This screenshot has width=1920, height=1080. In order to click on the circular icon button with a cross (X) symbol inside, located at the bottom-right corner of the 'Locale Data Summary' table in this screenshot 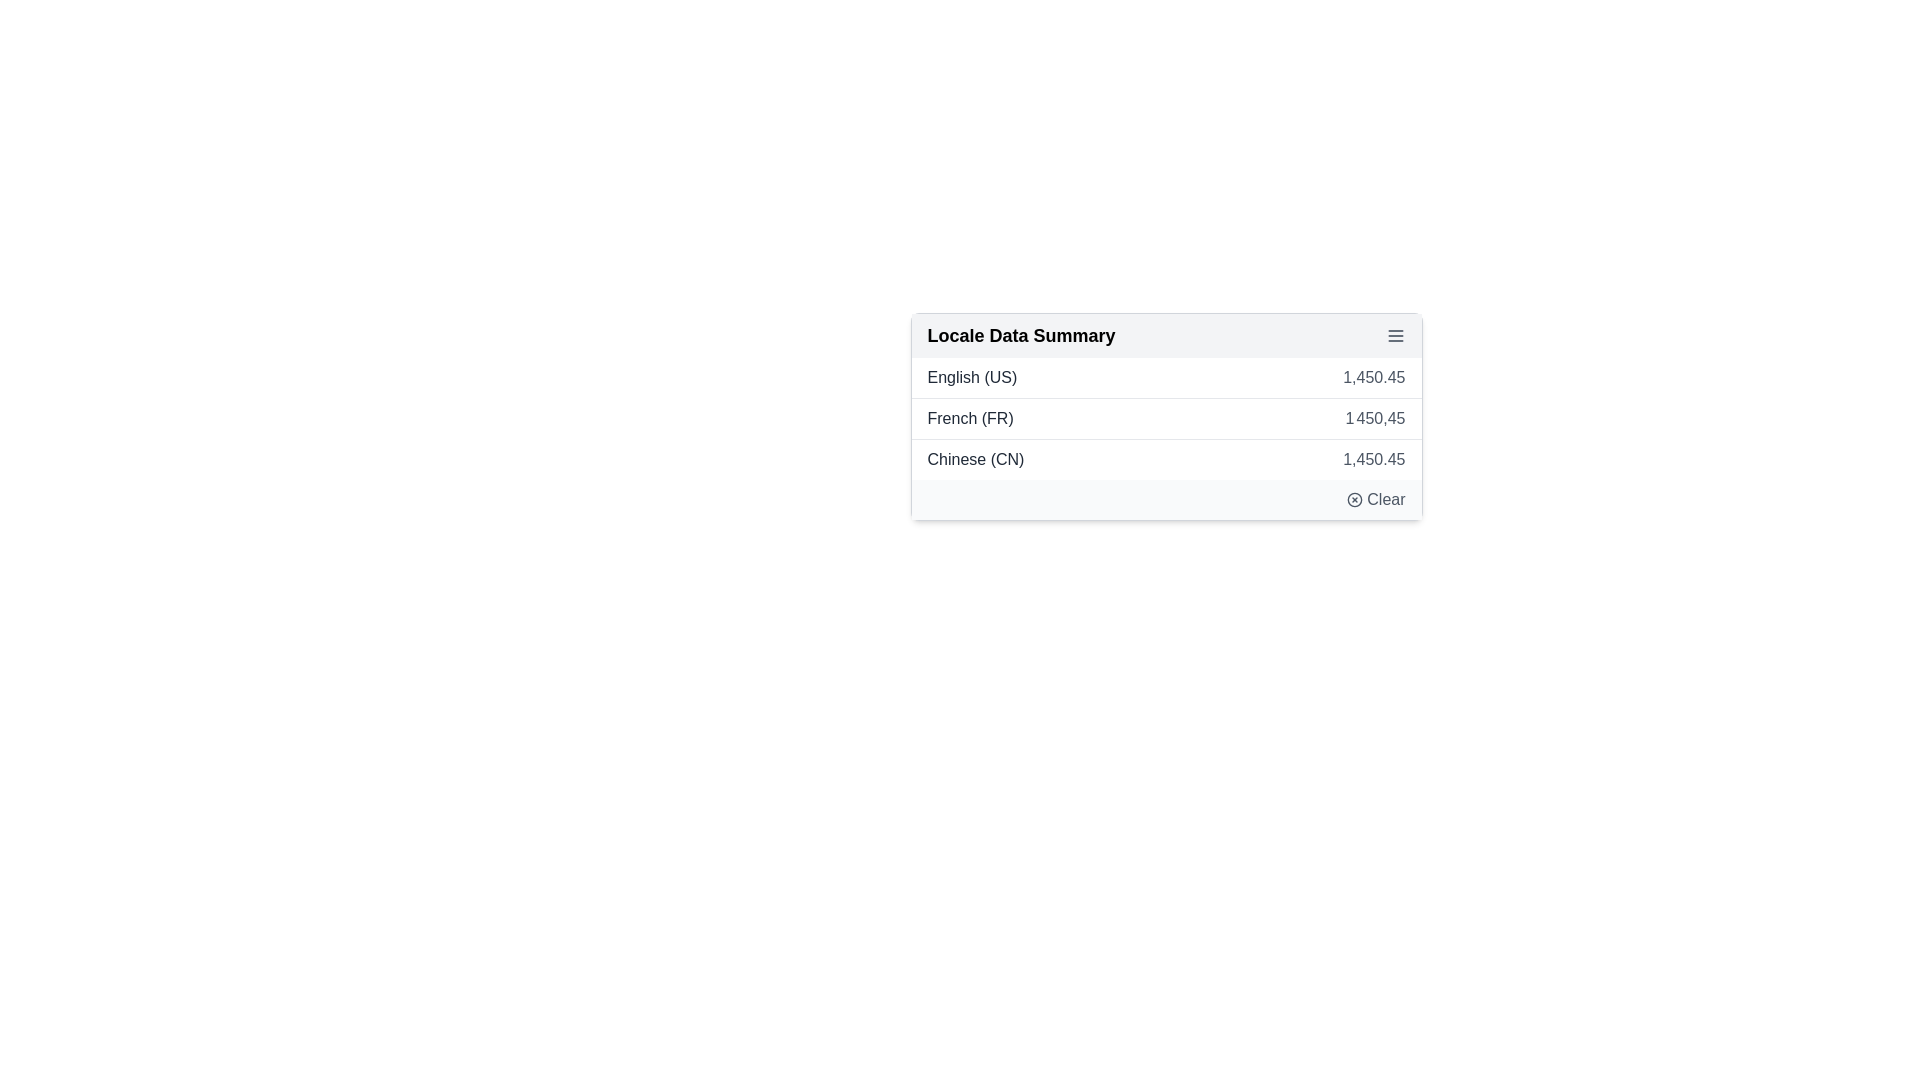, I will do `click(1355, 499)`.